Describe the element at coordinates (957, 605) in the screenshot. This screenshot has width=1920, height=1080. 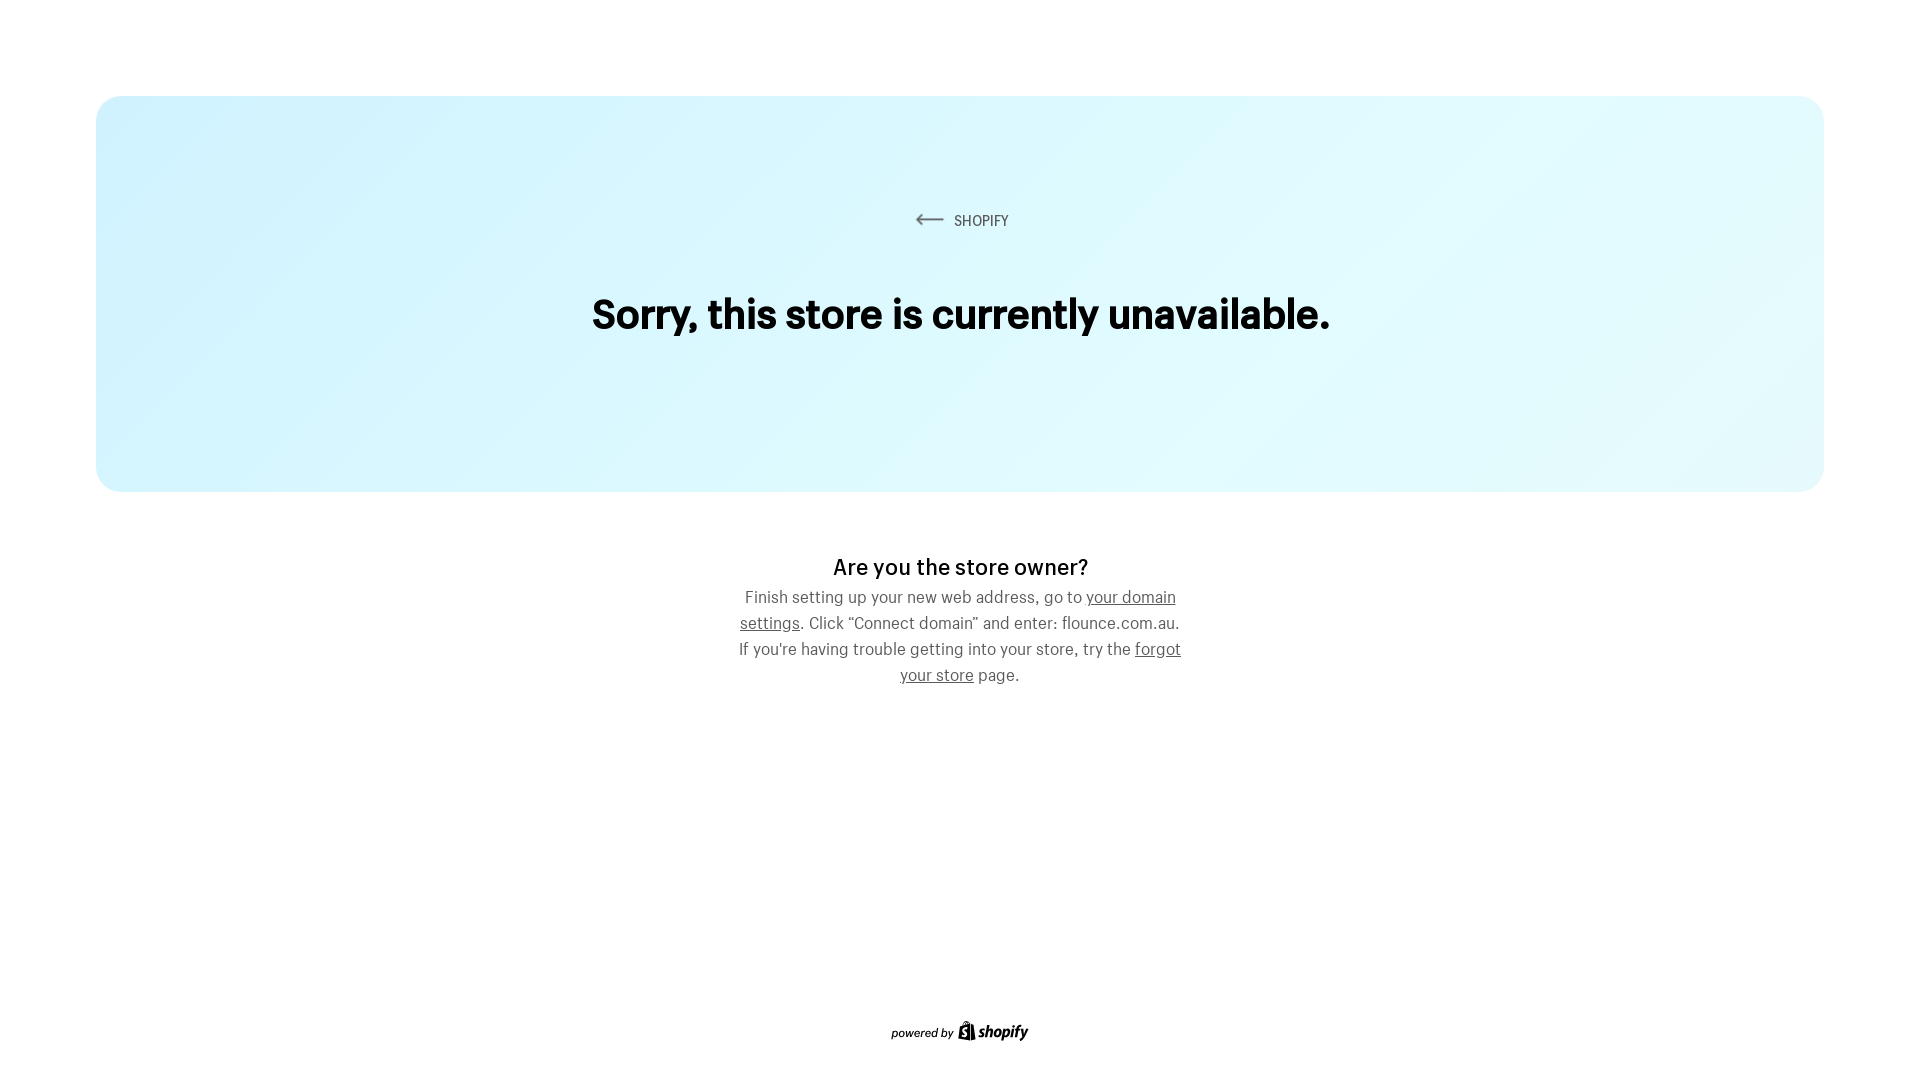
I see `'your domain settings'` at that location.